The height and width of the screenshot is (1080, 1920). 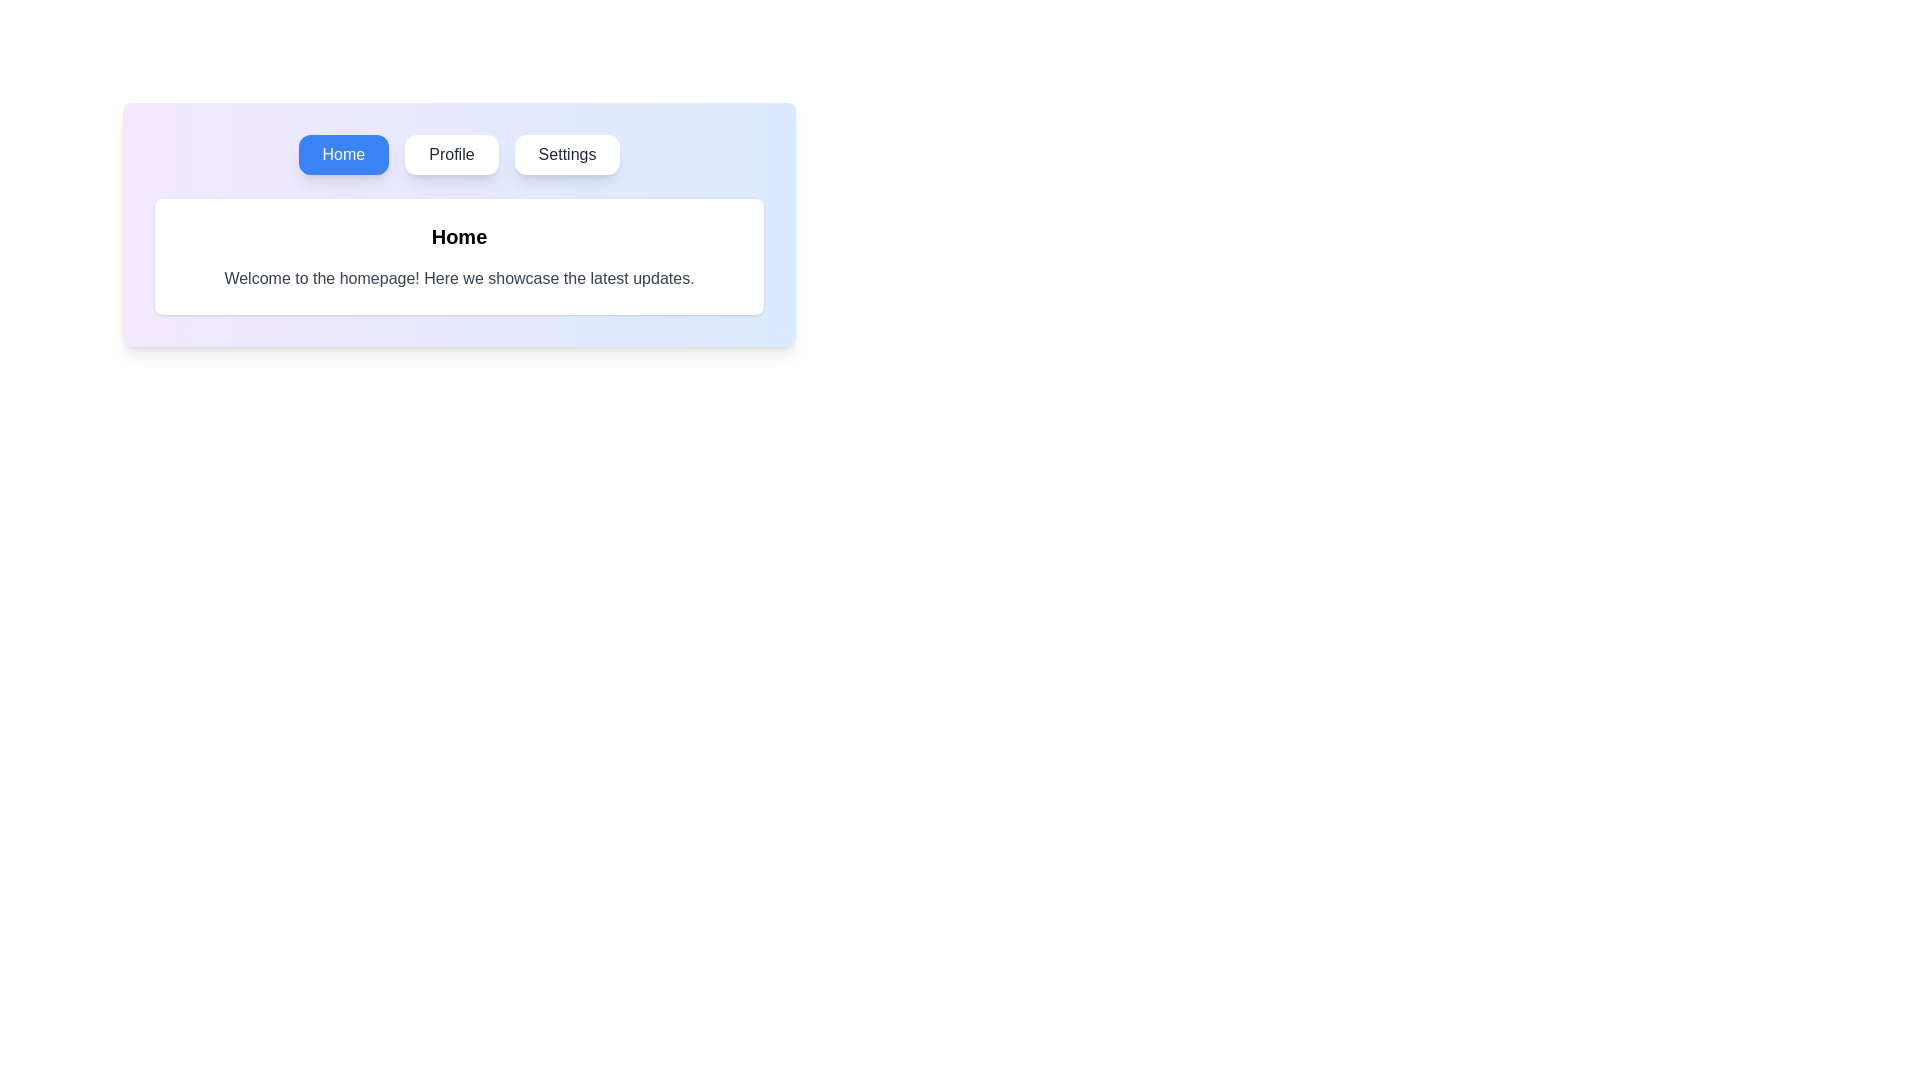 I want to click on the Home tab to view its content, so click(x=343, y=153).